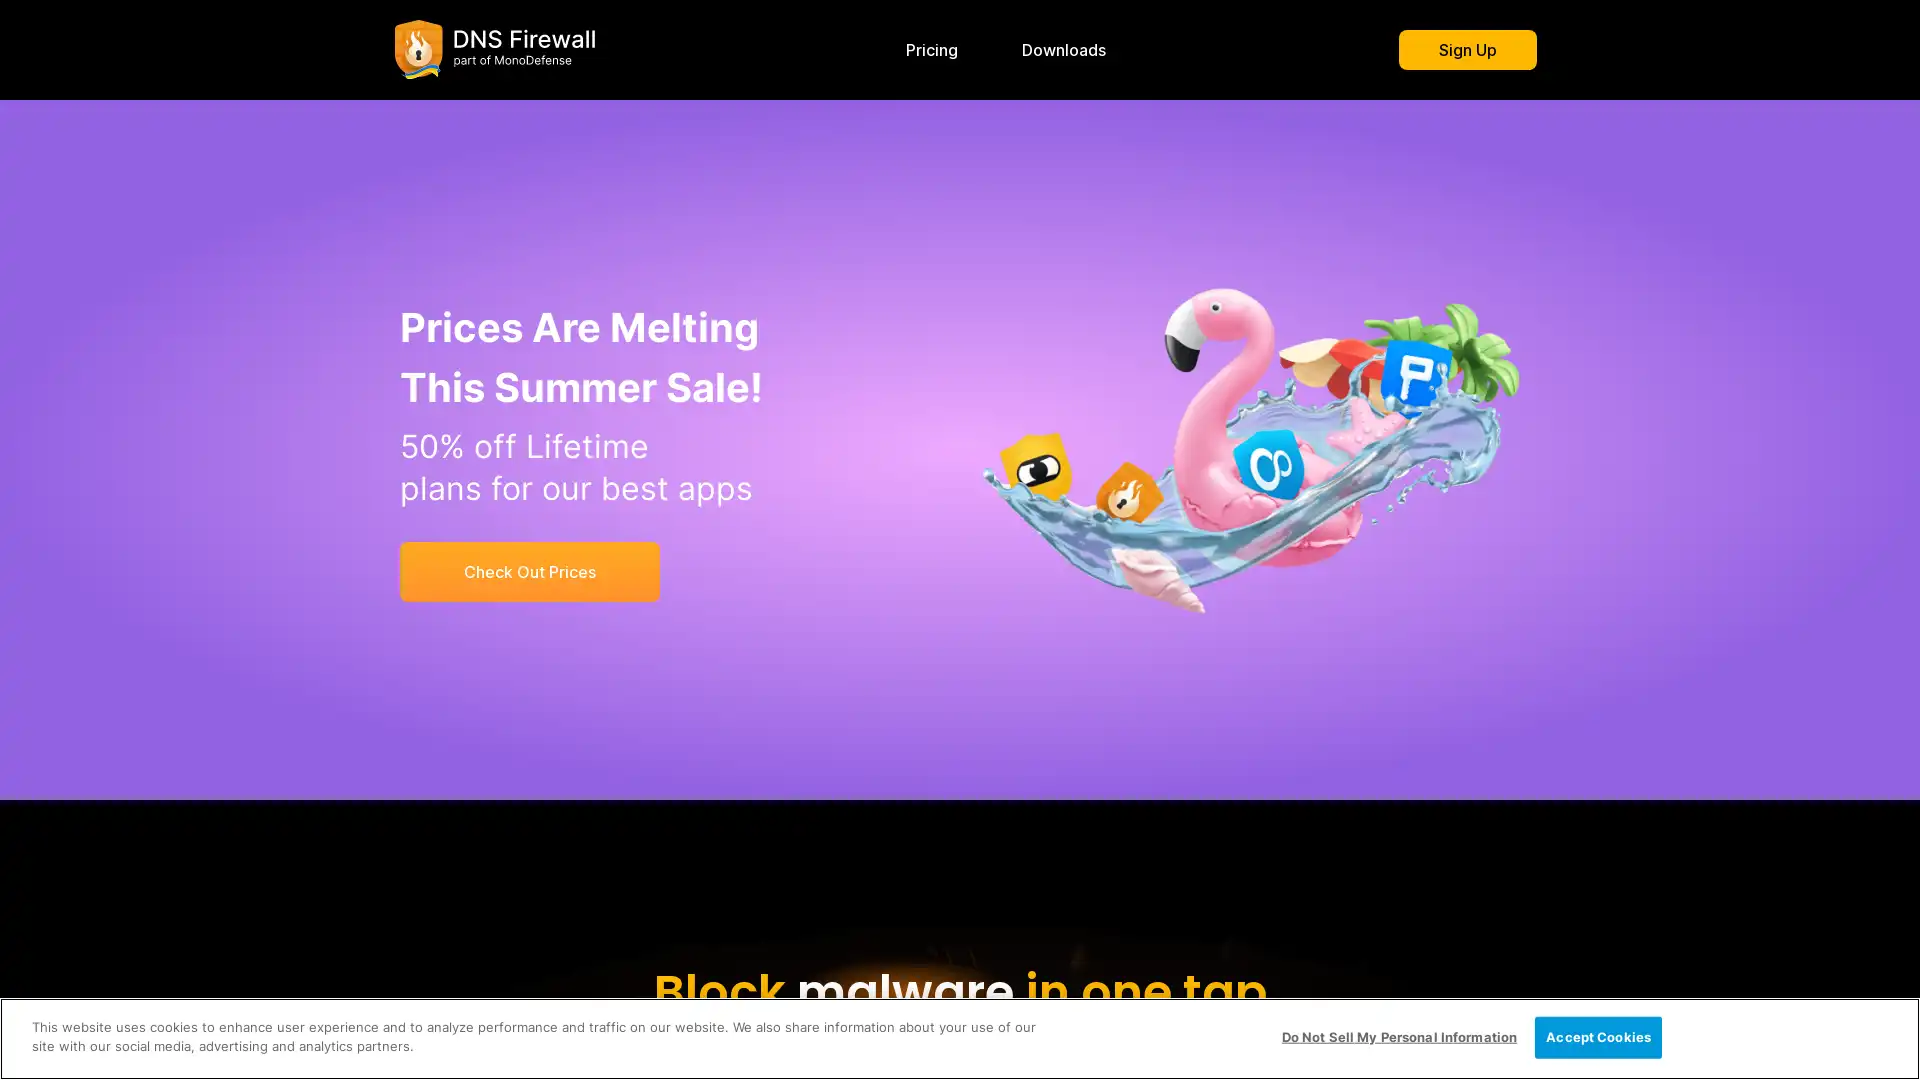 This screenshot has width=1920, height=1080. I want to click on Accept Cookies, so click(1597, 1036).